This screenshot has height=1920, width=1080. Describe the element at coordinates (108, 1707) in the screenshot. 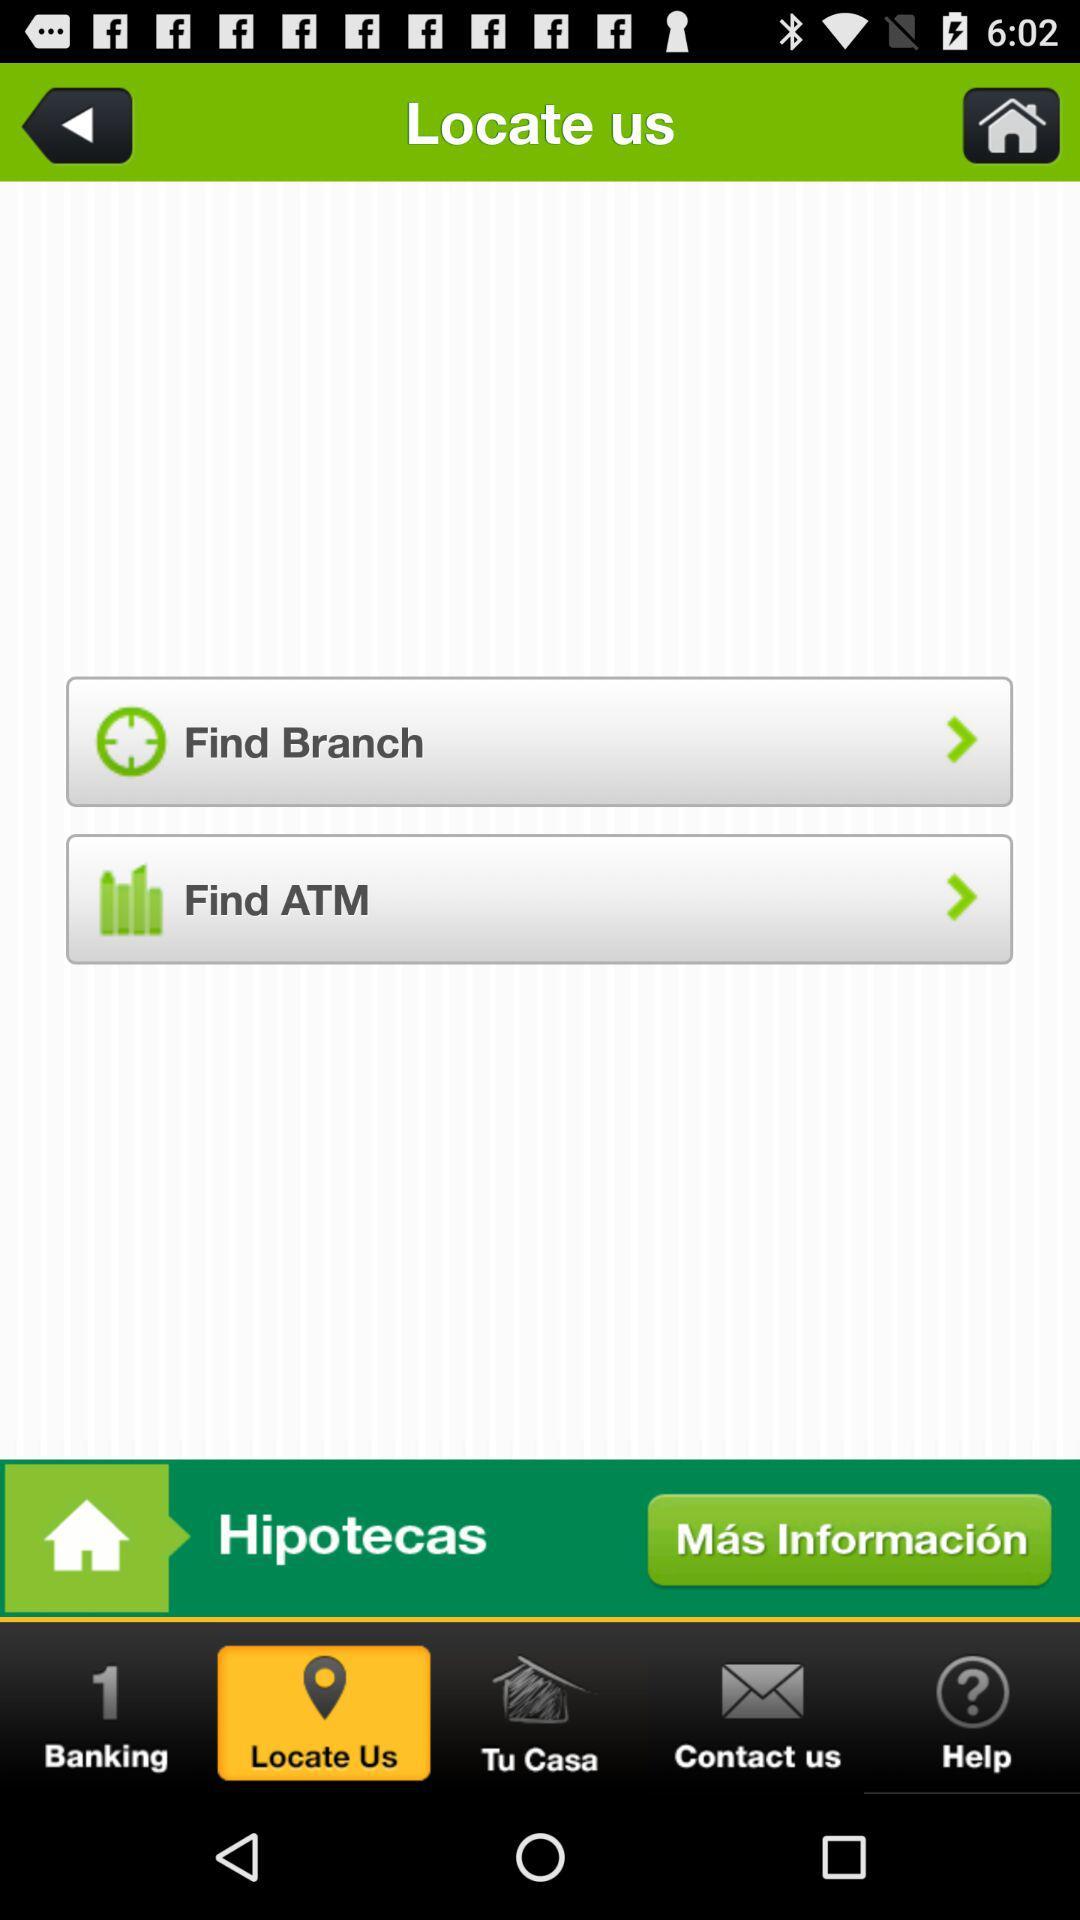

I see `messages from bank` at that location.